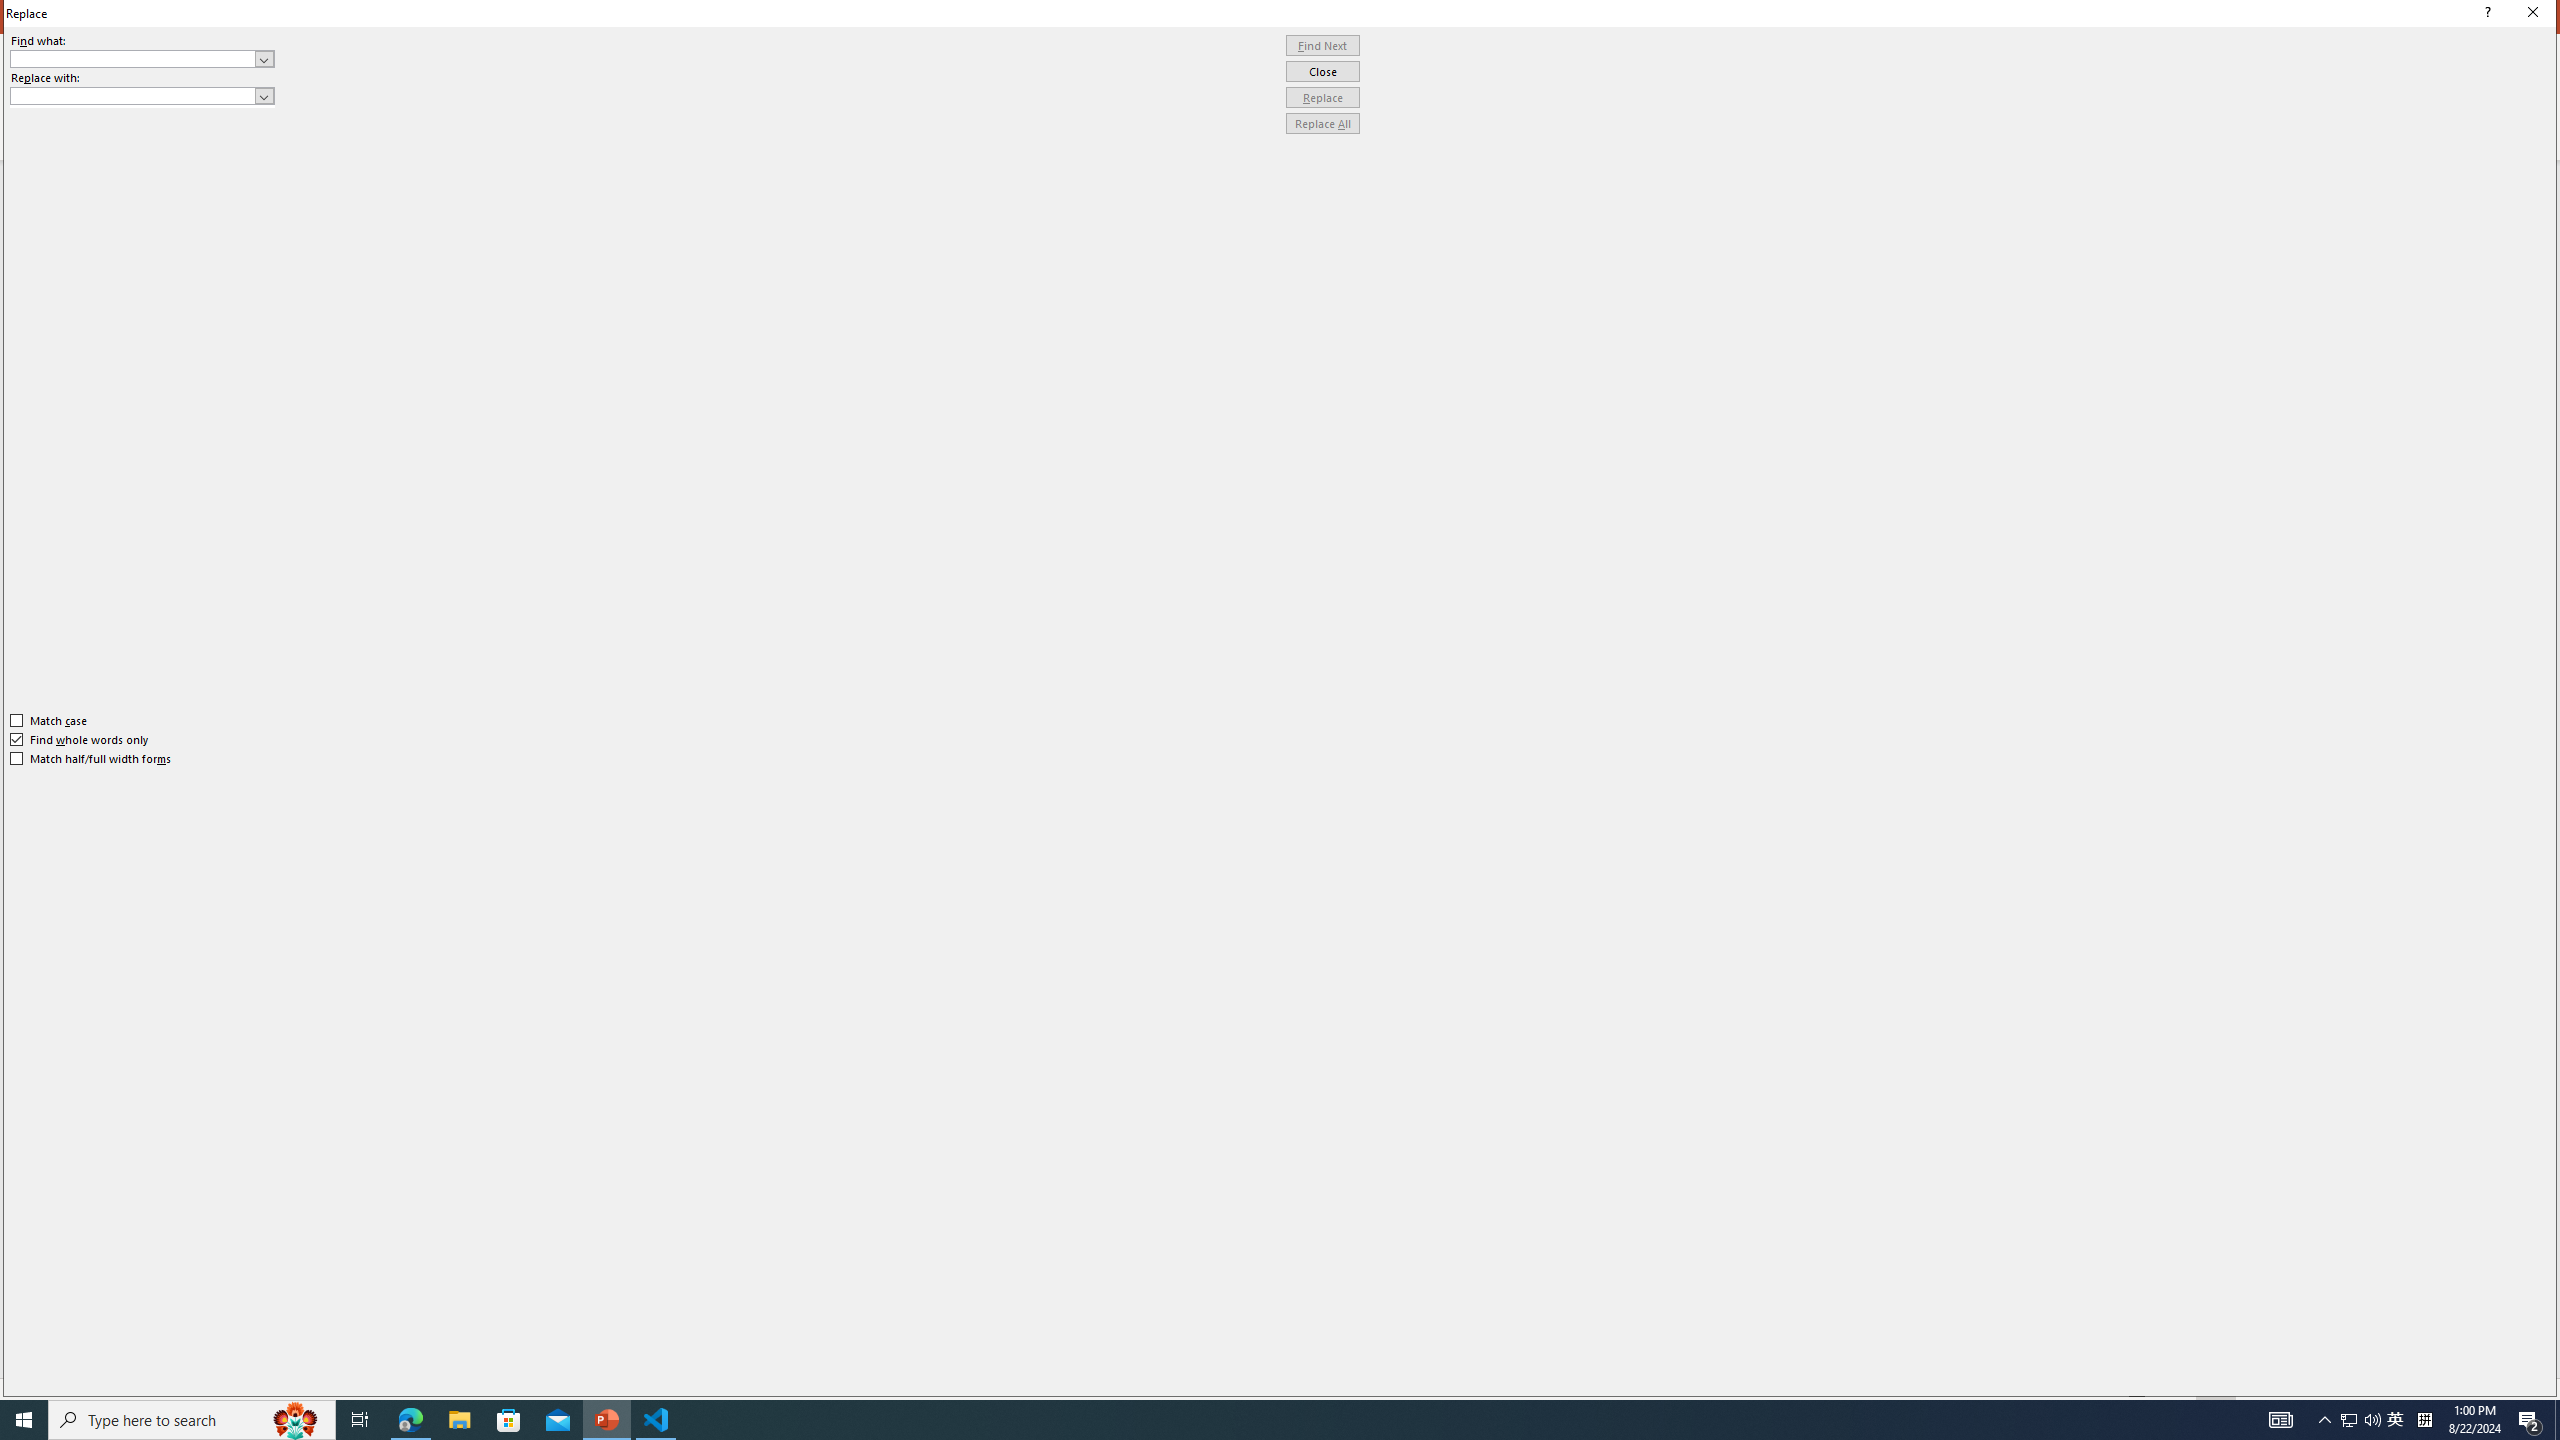 This screenshot has width=2560, height=1440. I want to click on 'Find what', so click(142, 58).